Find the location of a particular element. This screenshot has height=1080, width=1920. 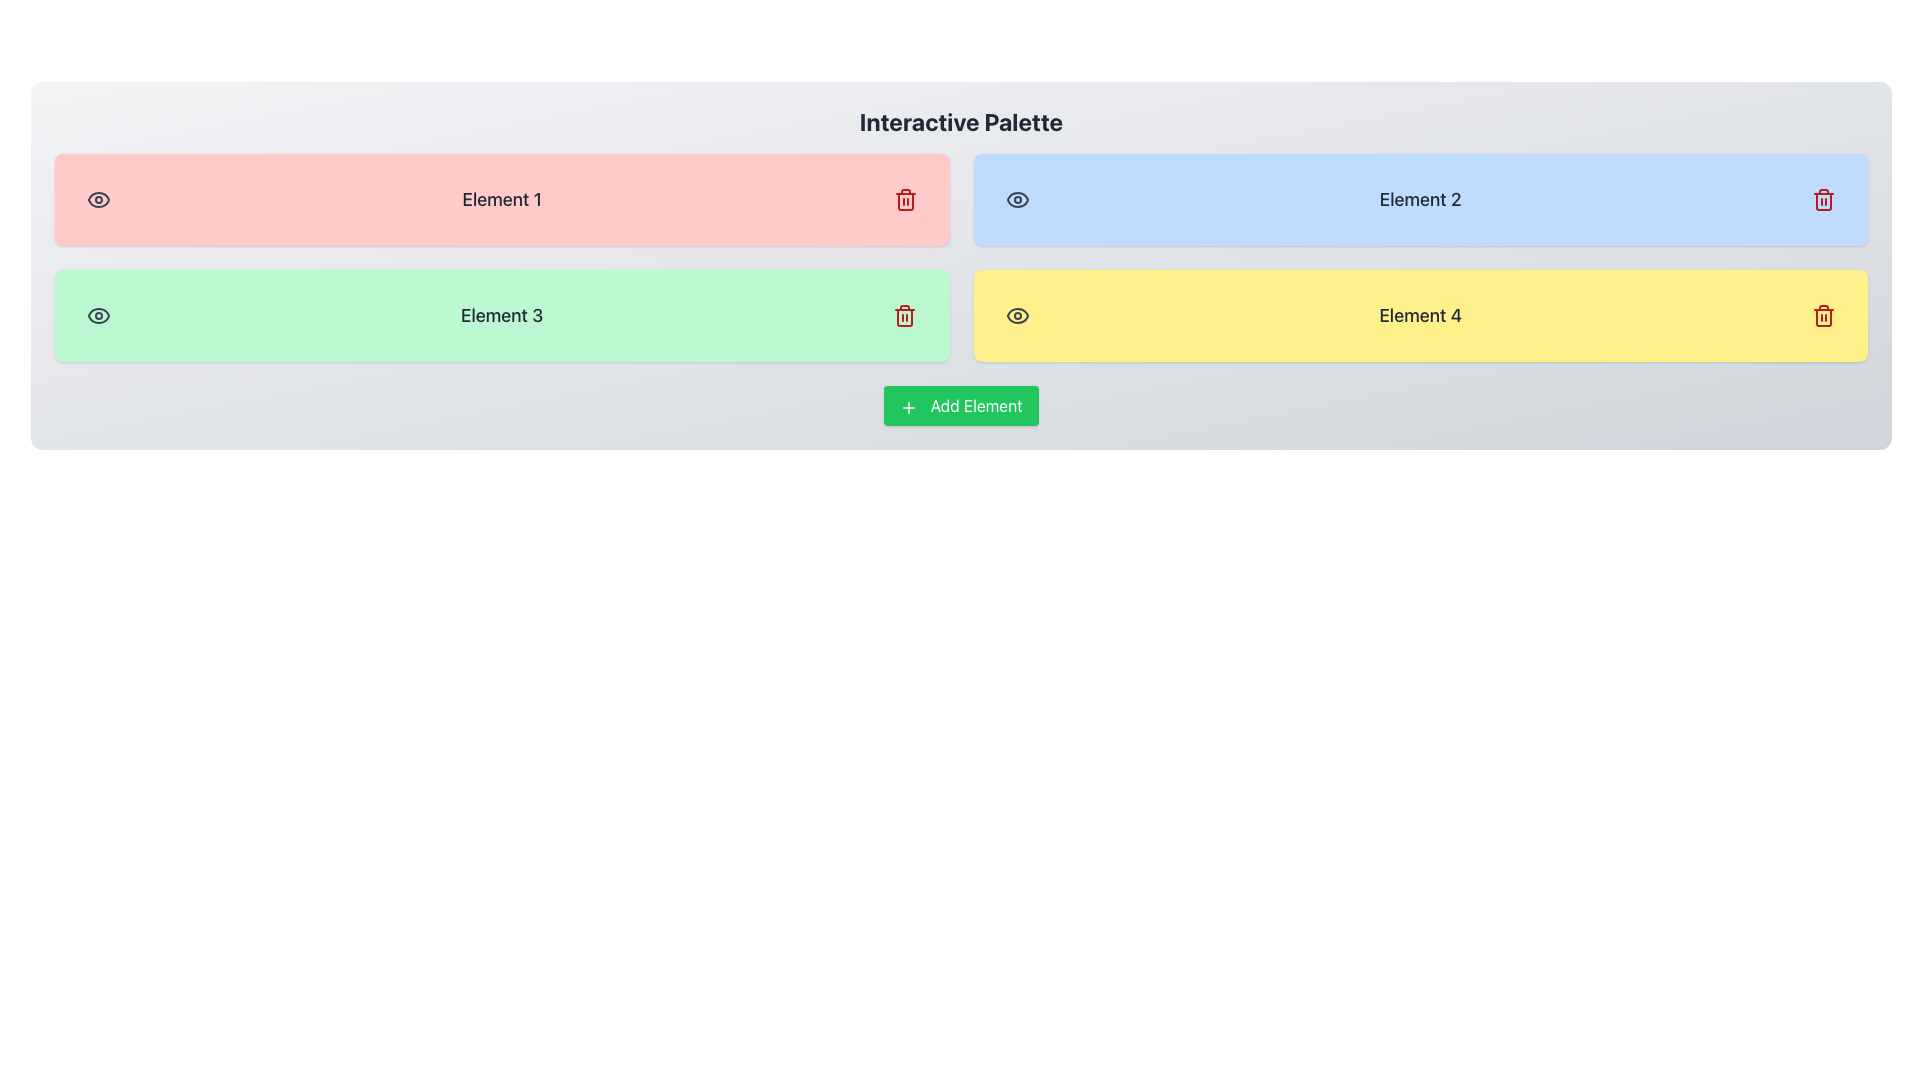

the deletion button located at the right side of the light green block labeled 'Element 3' is located at coordinates (904, 315).